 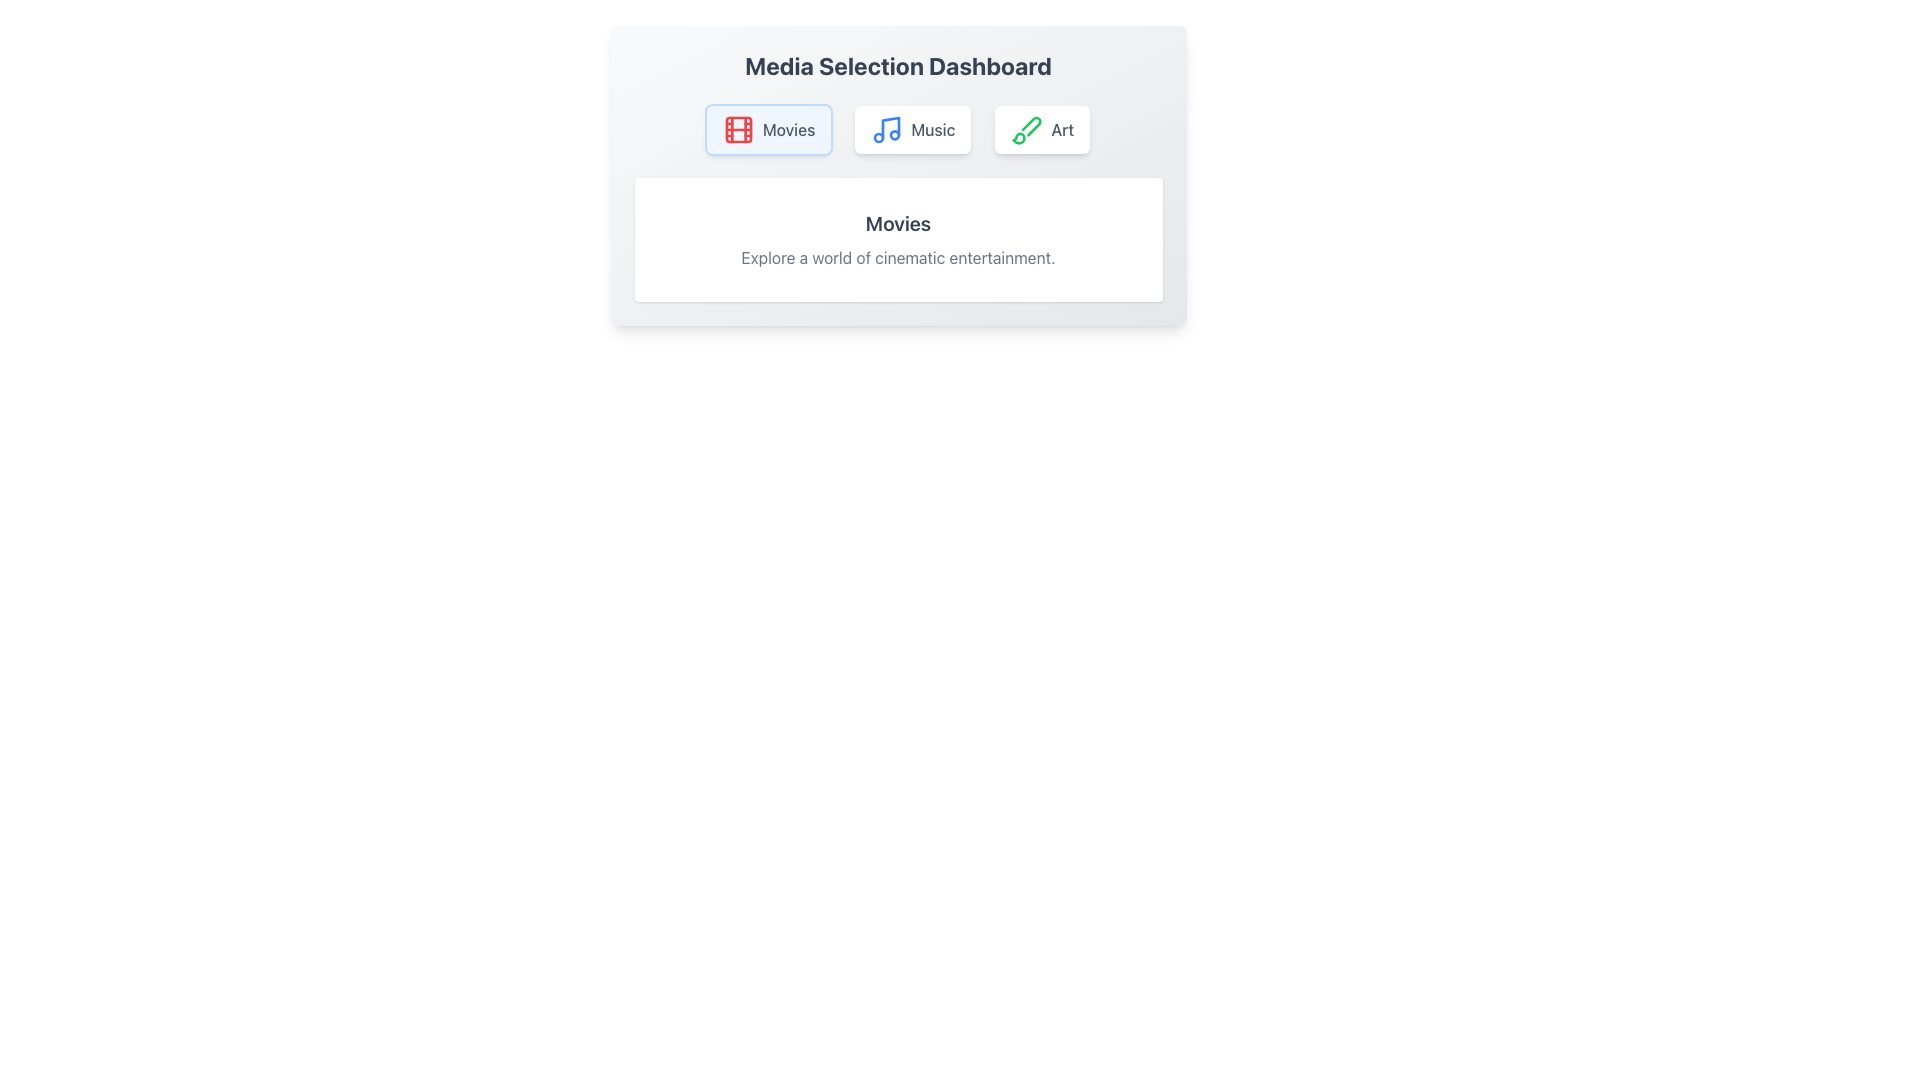 What do you see at coordinates (788, 130) in the screenshot?
I see `the 'Movies' text label, which is styled in medium gray color and located next to a red film strip icon in a media dashboard interface` at bounding box center [788, 130].